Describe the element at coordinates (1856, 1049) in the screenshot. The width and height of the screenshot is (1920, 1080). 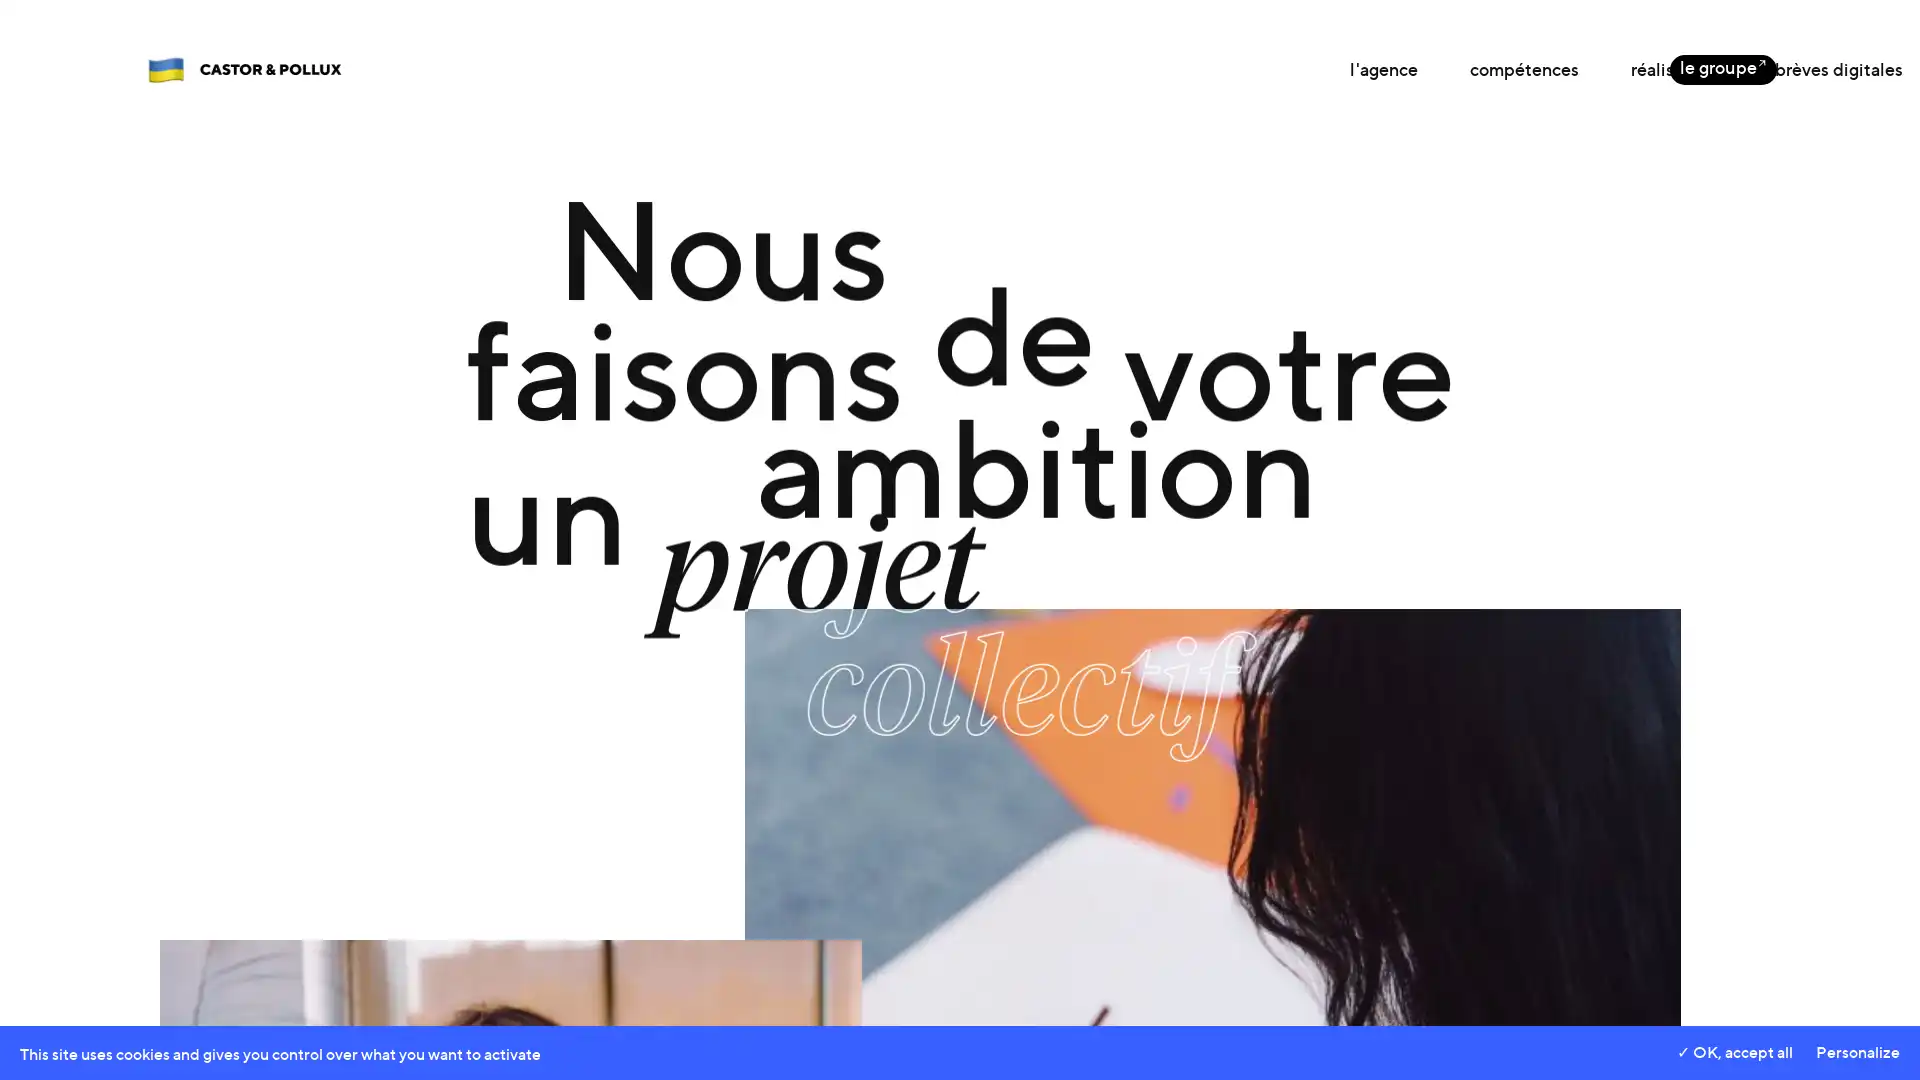
I see `Personalize` at that location.